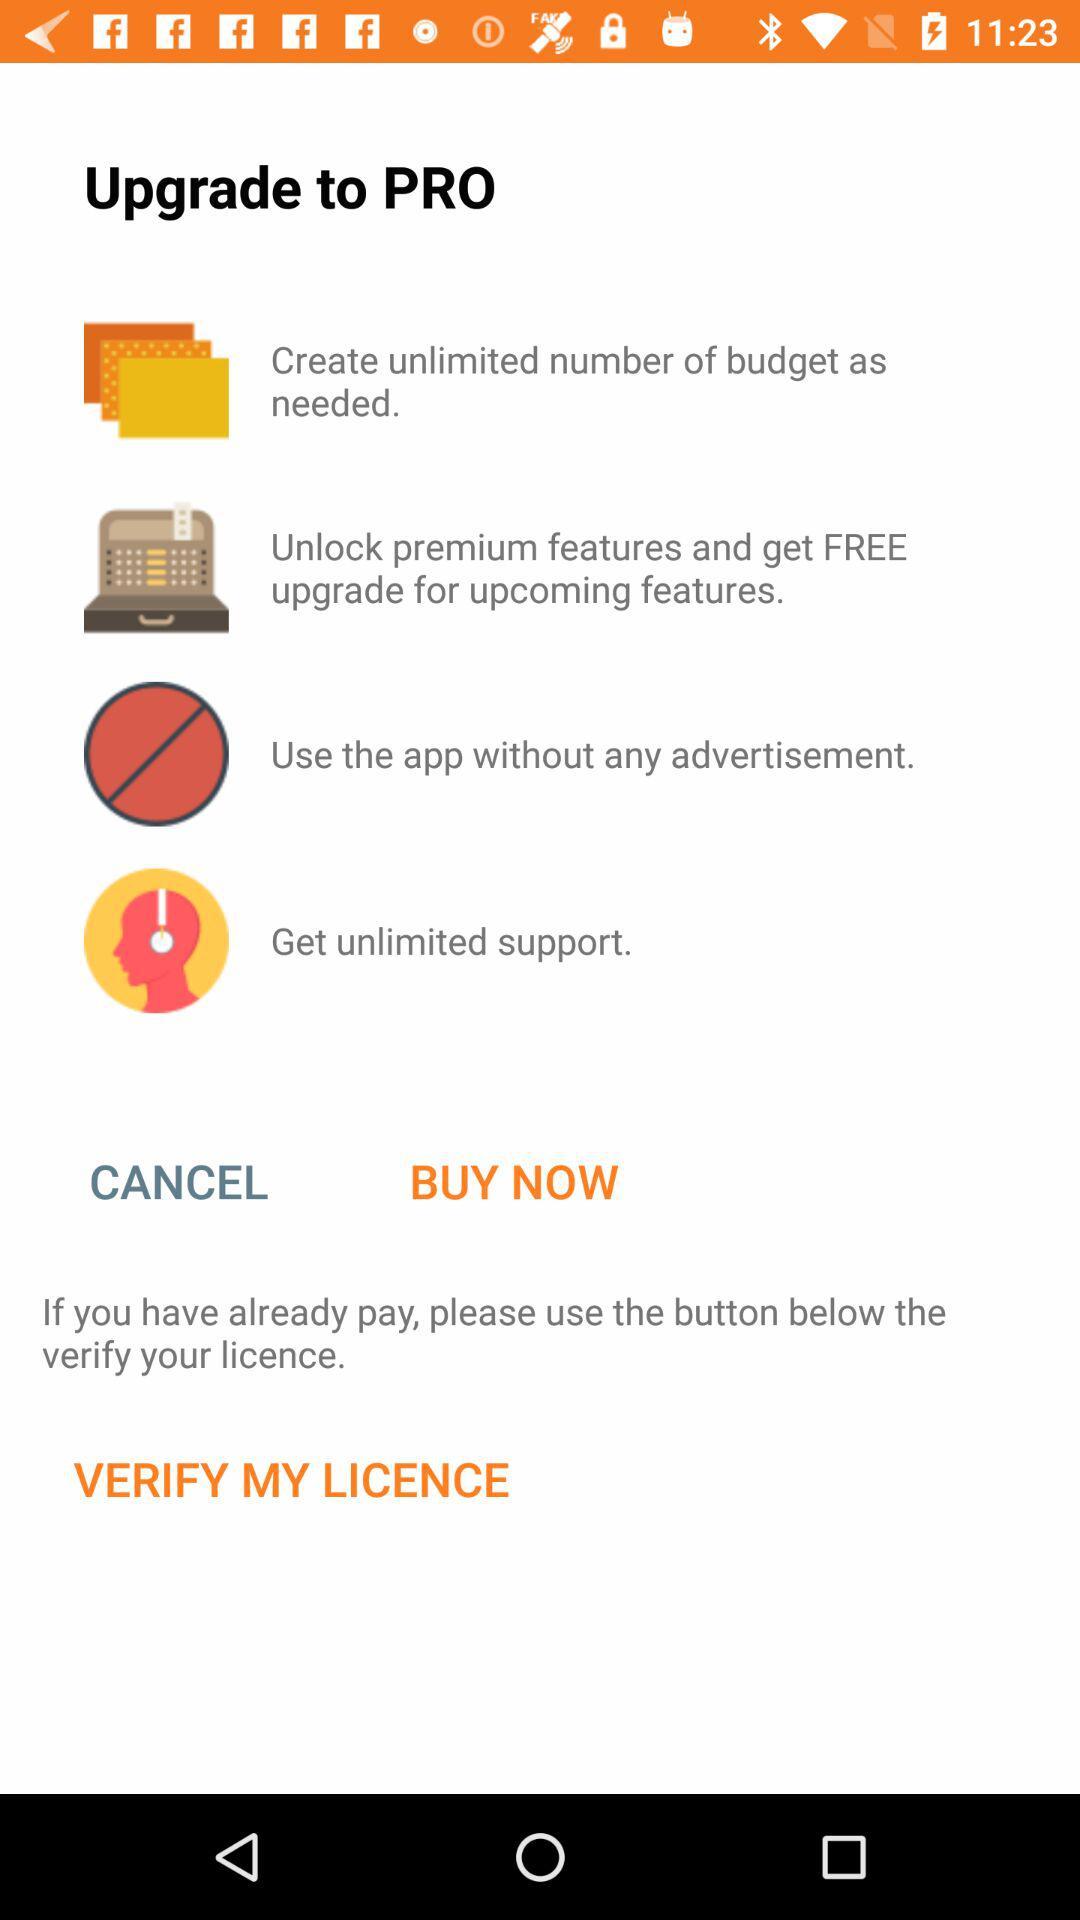 The height and width of the screenshot is (1920, 1080). What do you see at coordinates (513, 1181) in the screenshot?
I see `the buy now icon` at bounding box center [513, 1181].